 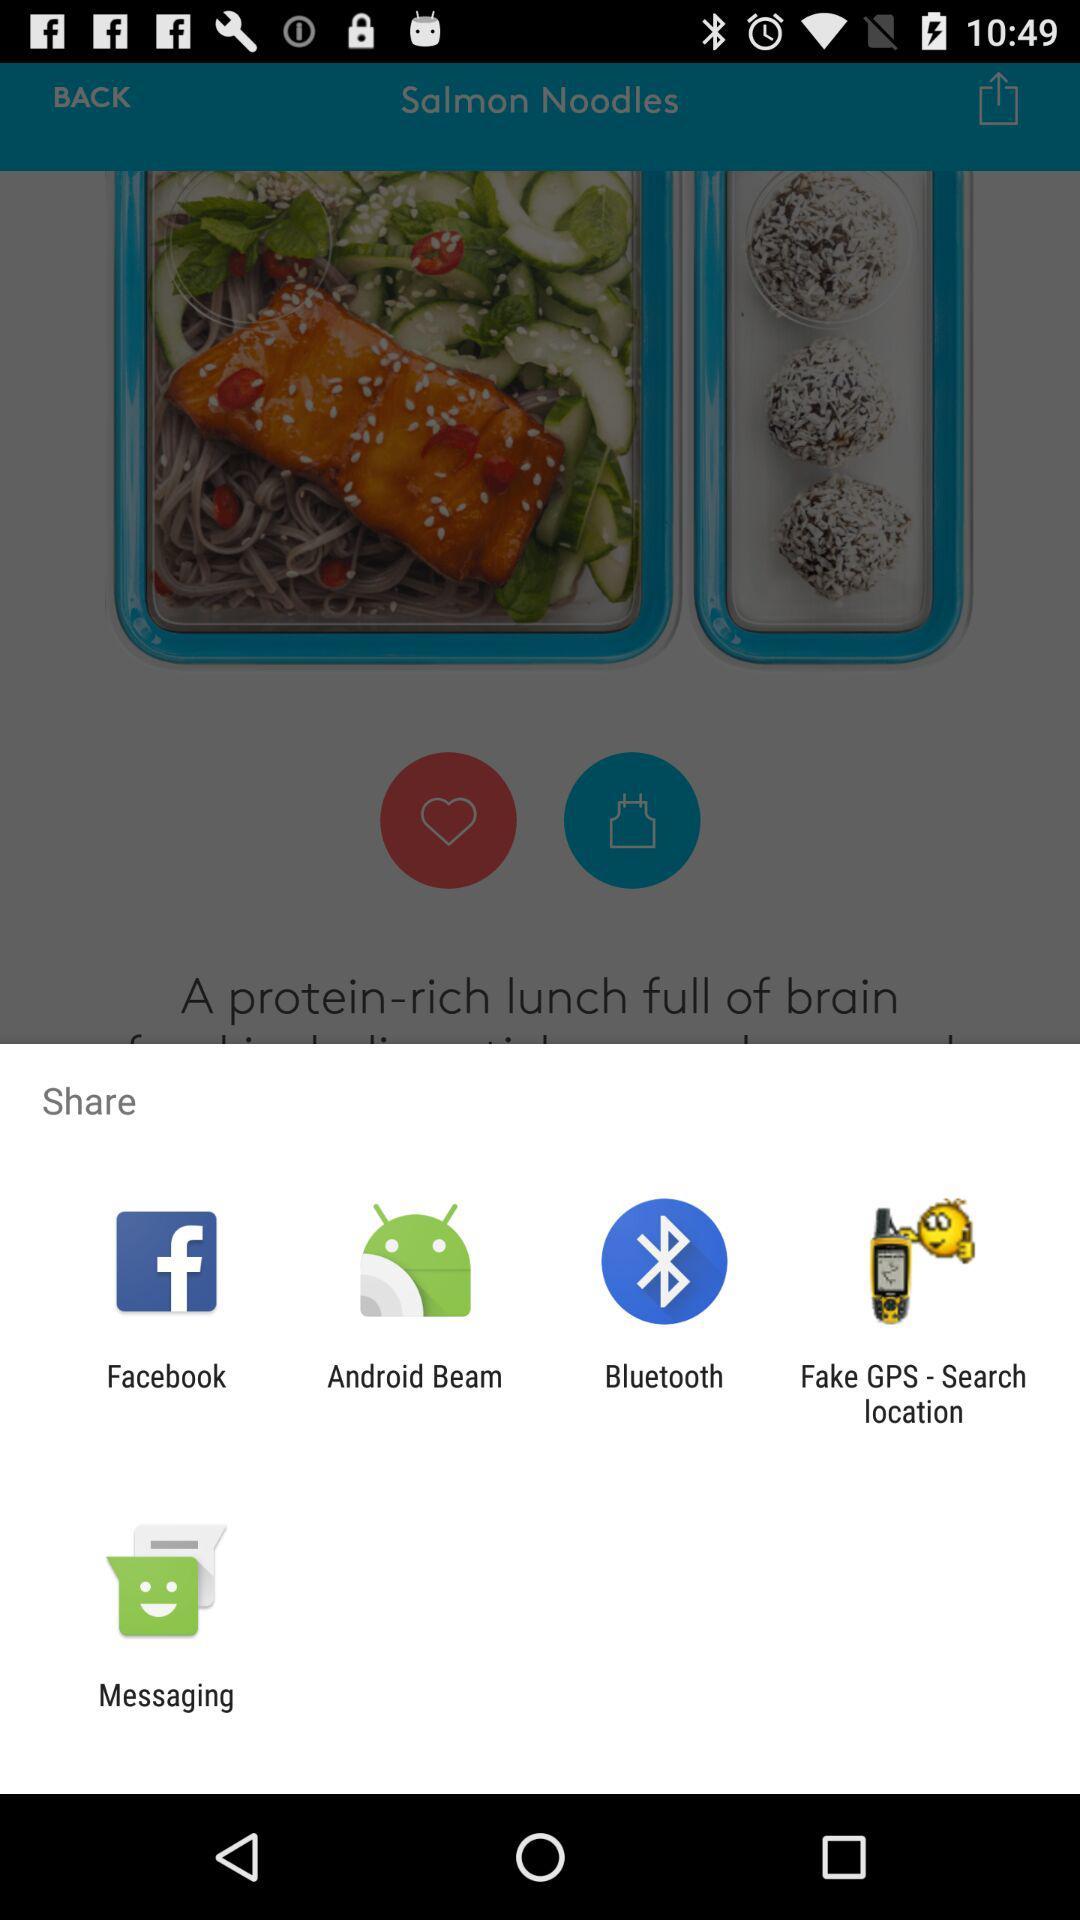 I want to click on item to the left of the fake gps search item, so click(x=664, y=1392).